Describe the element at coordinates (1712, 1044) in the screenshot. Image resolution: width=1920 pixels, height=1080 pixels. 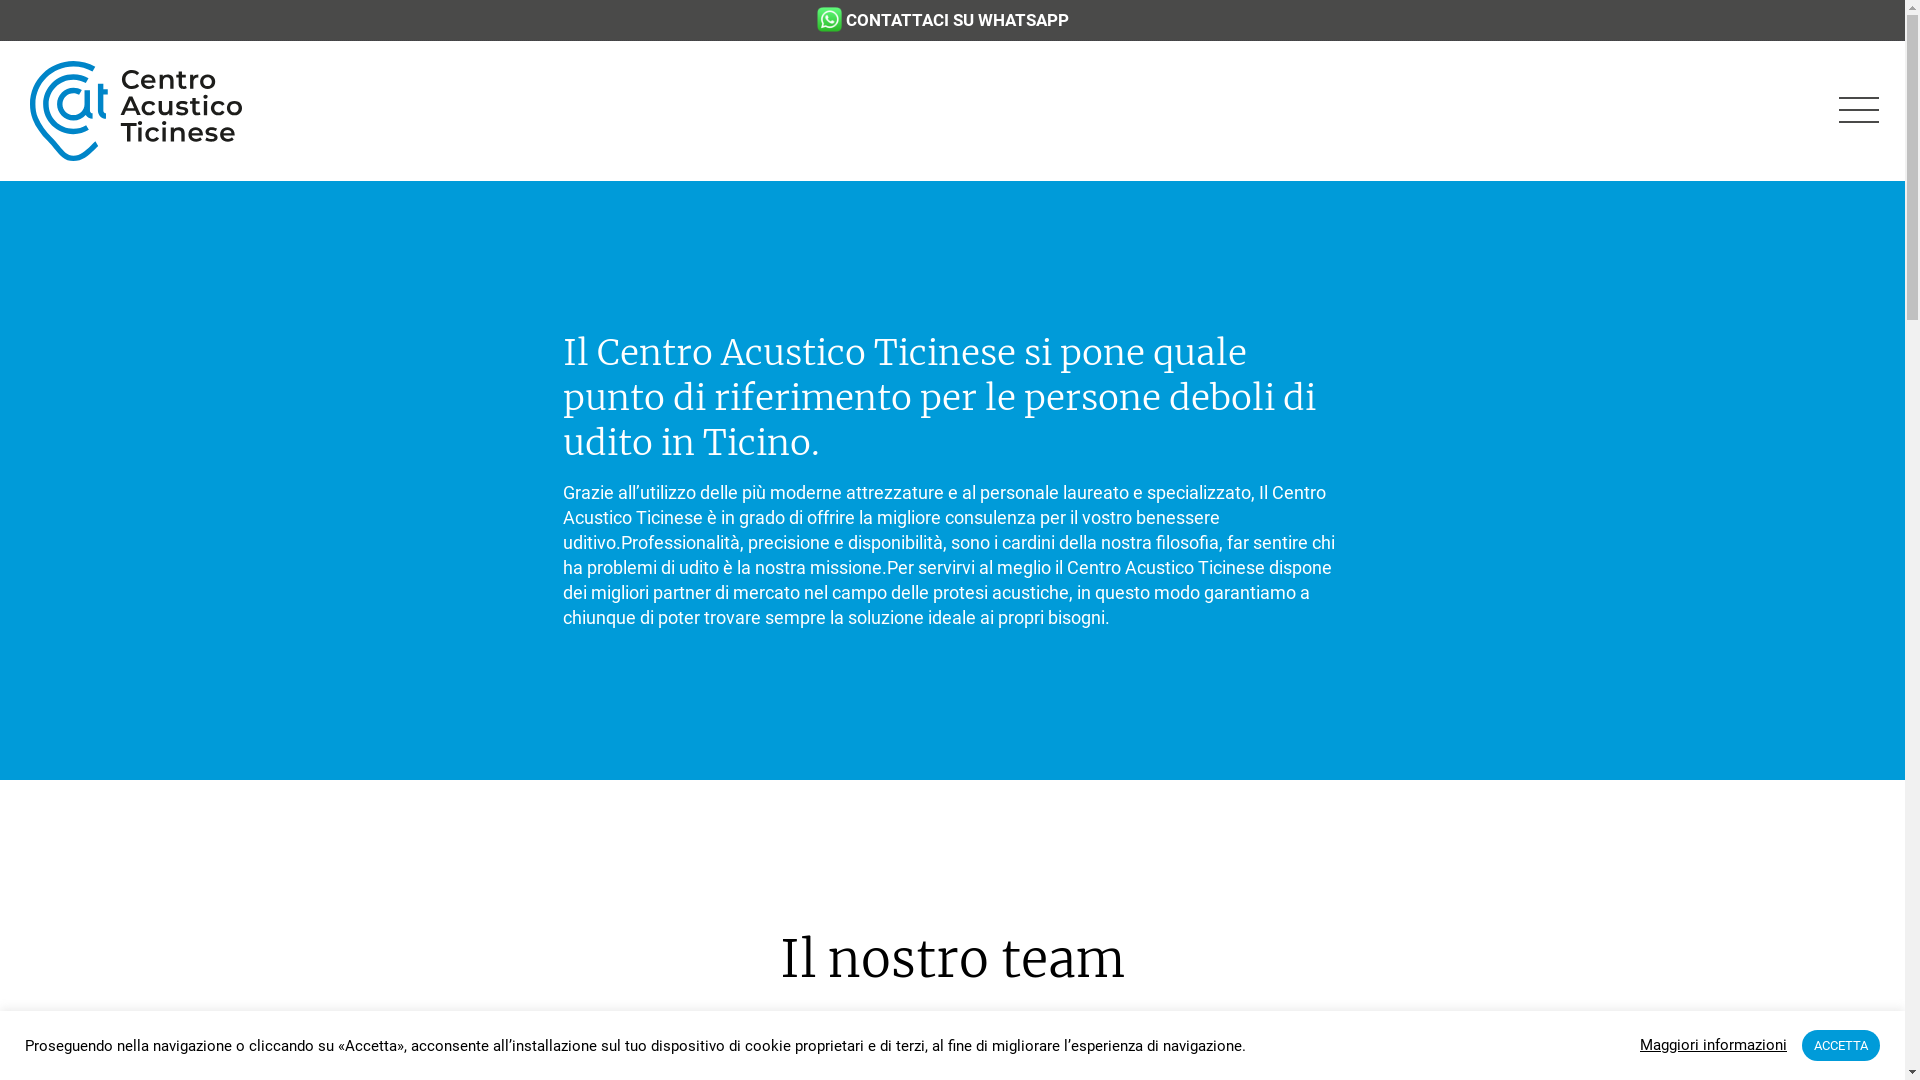
I see `'Maggiori informazioni'` at that location.